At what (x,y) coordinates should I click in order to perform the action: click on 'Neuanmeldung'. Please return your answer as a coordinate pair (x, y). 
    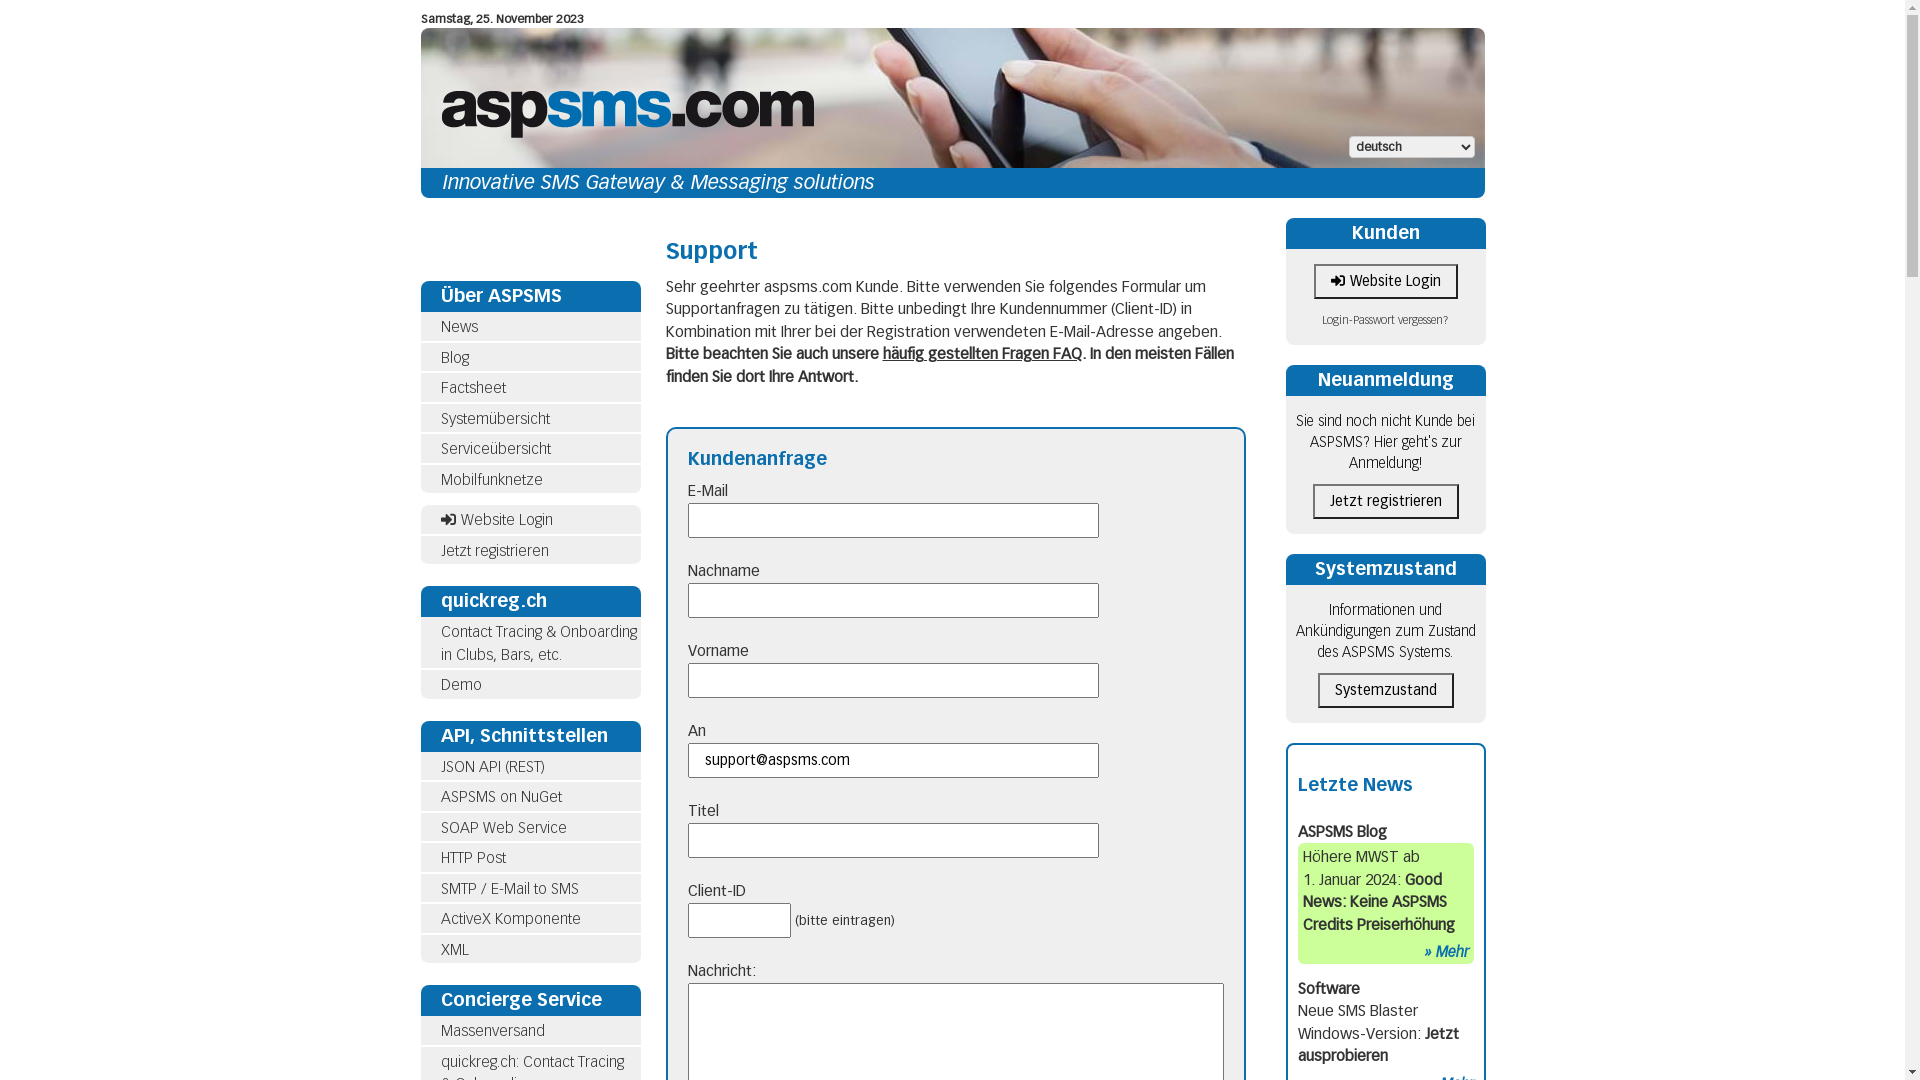
    Looking at the image, I should click on (1385, 380).